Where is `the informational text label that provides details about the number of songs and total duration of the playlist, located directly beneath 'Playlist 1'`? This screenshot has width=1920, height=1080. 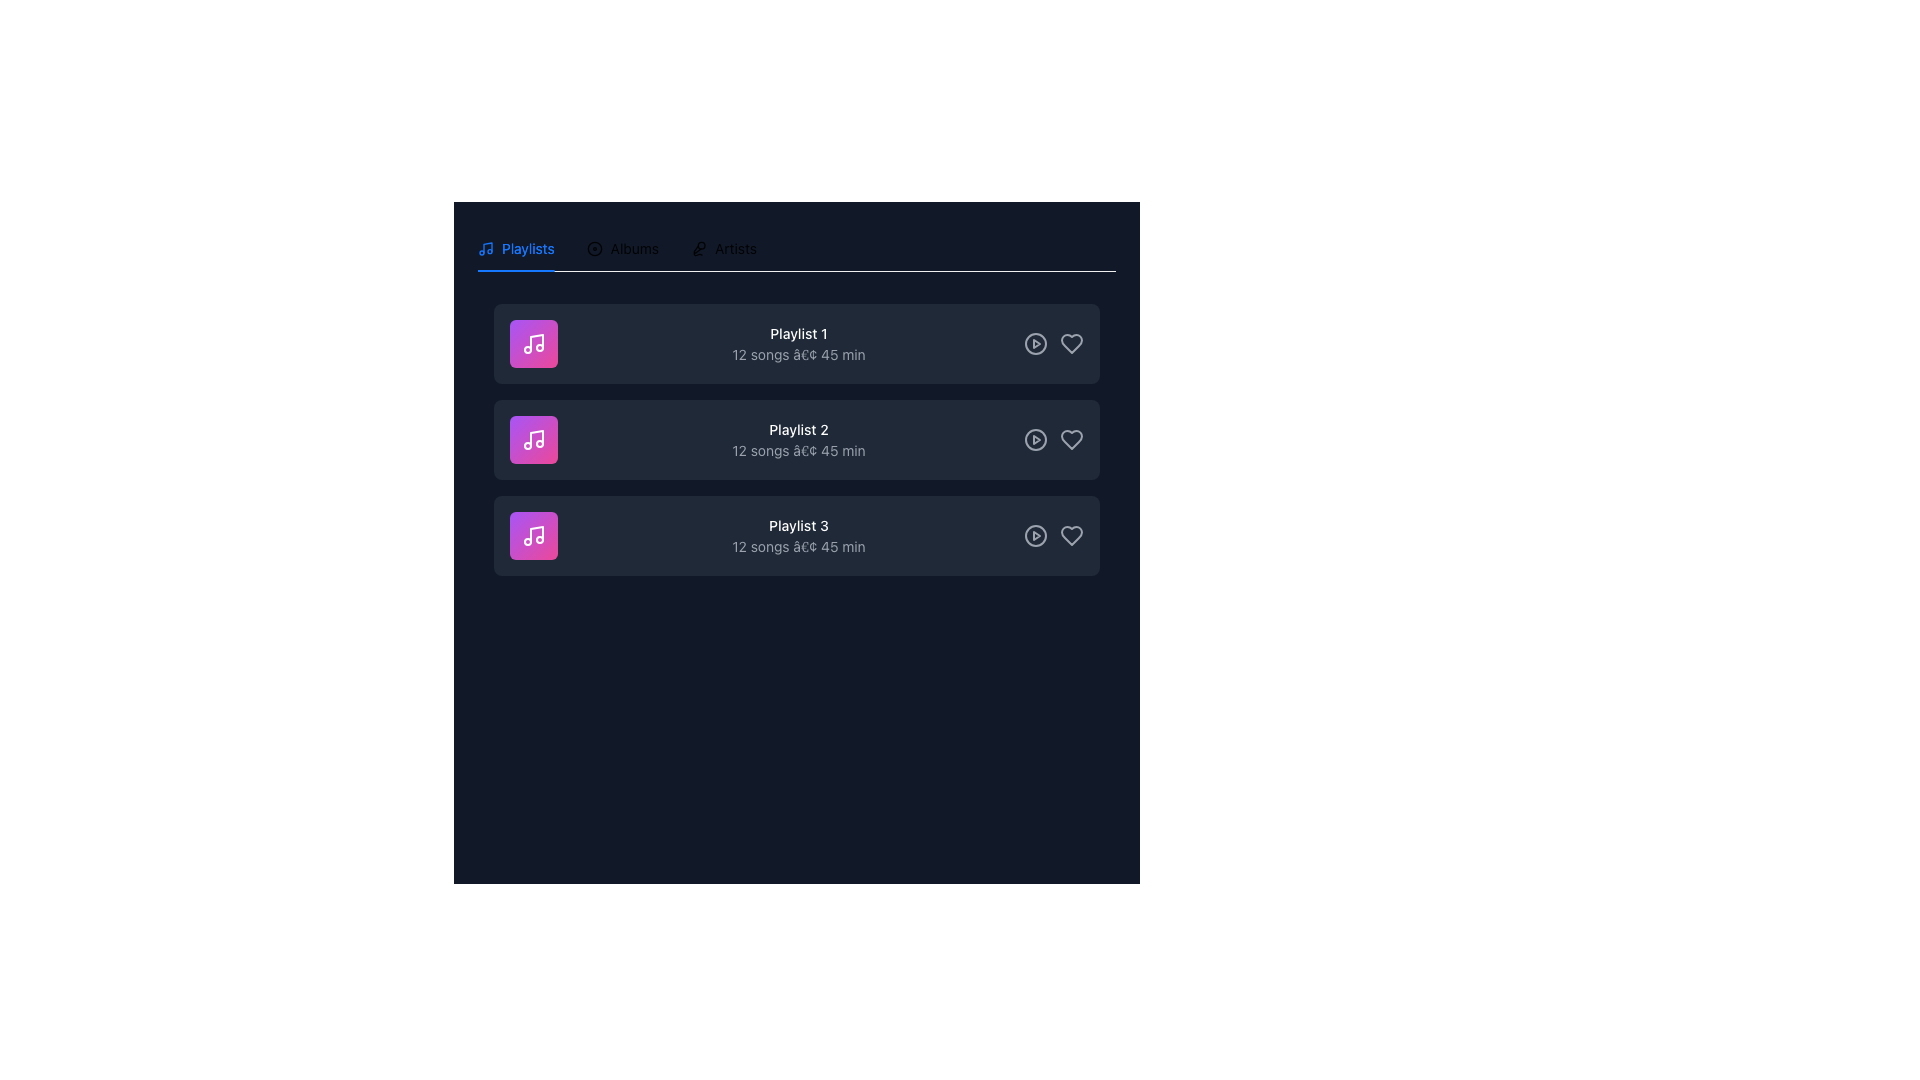 the informational text label that provides details about the number of songs and total duration of the playlist, located directly beneath 'Playlist 1' is located at coordinates (797, 353).